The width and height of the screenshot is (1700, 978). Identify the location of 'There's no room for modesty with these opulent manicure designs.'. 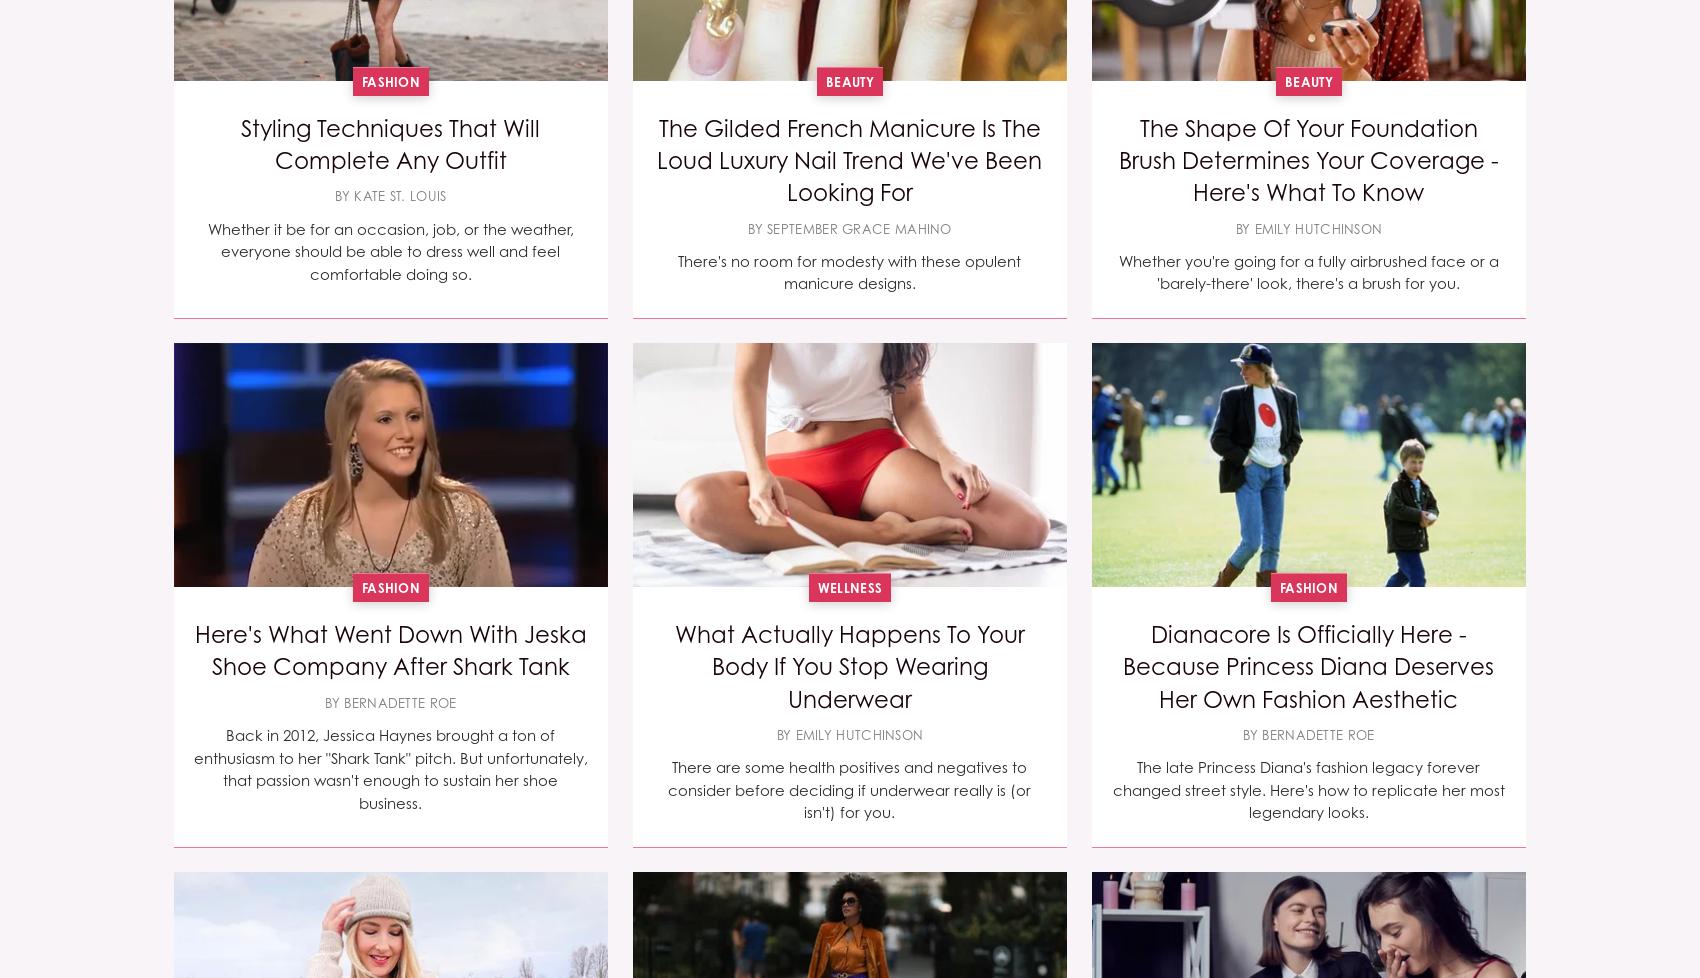
(677, 270).